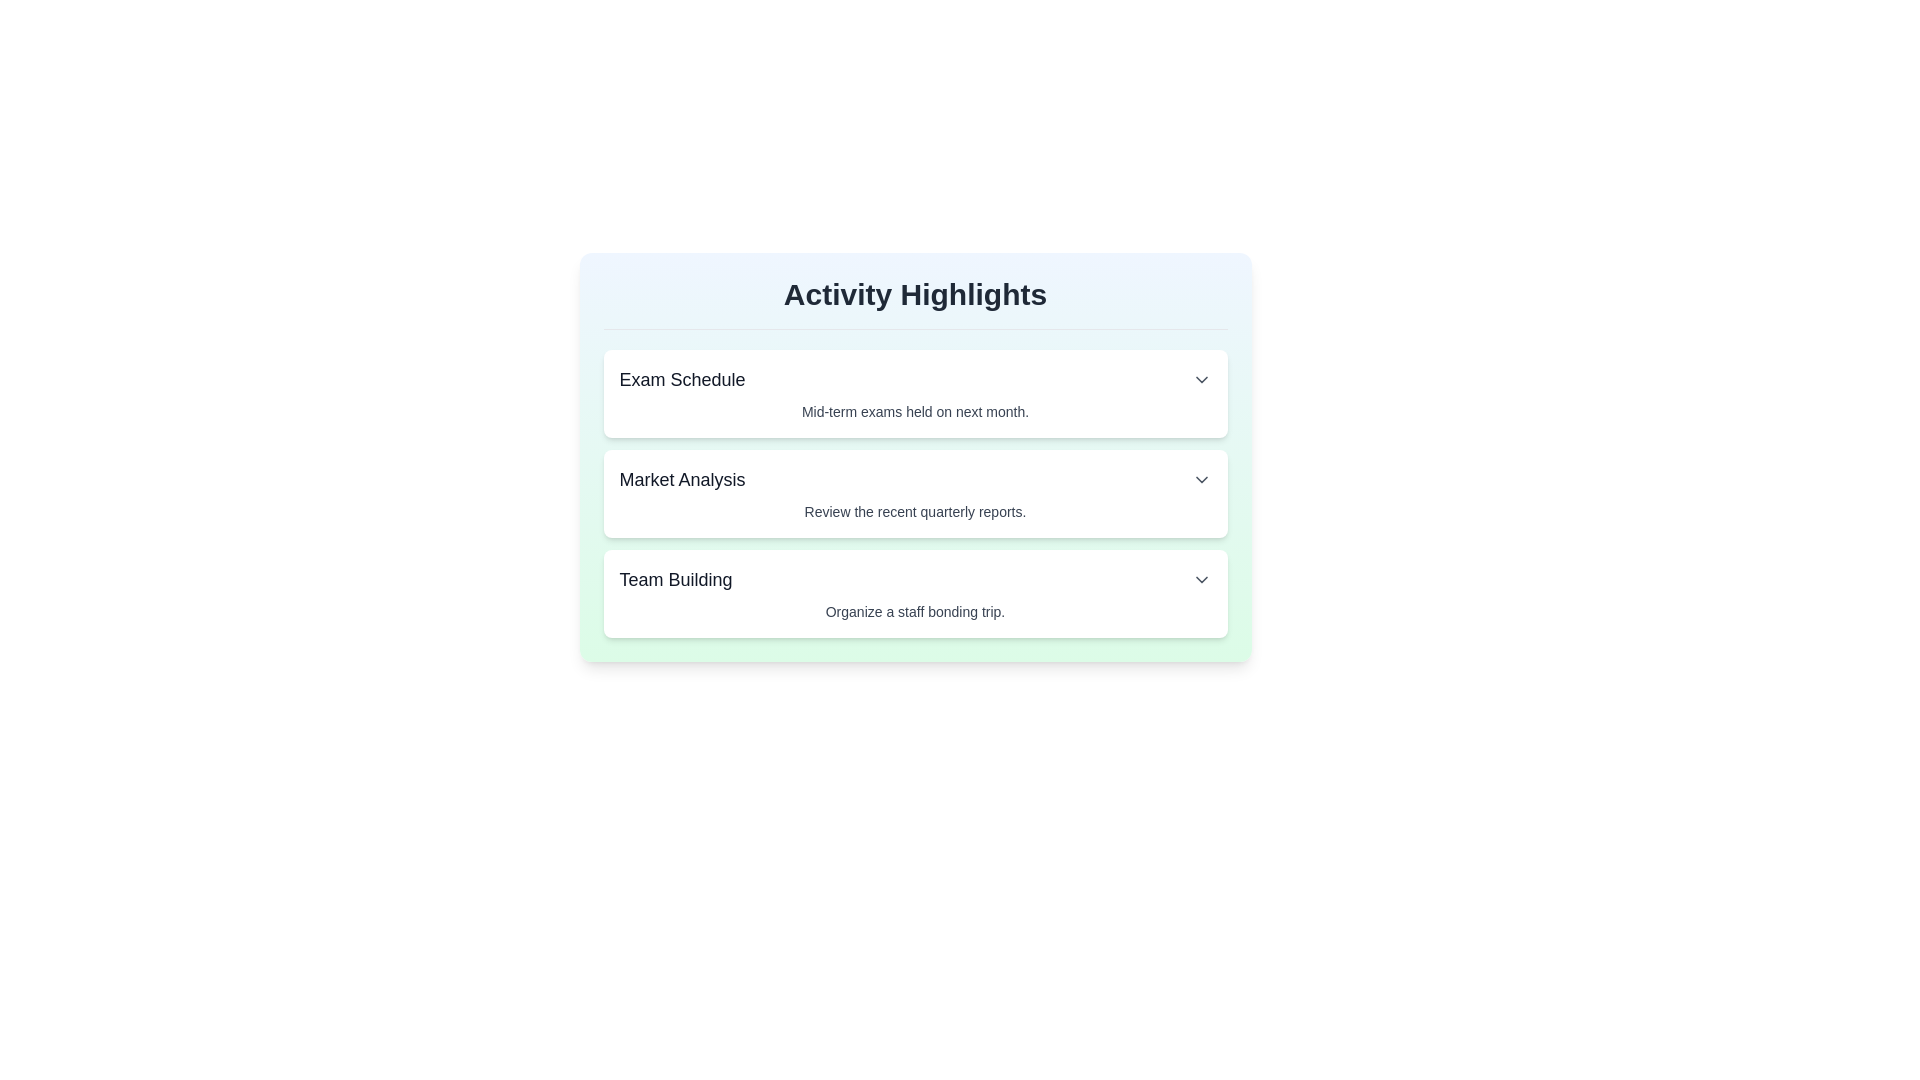  I want to click on the dropdown icon of the item titled 'Team Building' to toggle its details, so click(1200, 579).